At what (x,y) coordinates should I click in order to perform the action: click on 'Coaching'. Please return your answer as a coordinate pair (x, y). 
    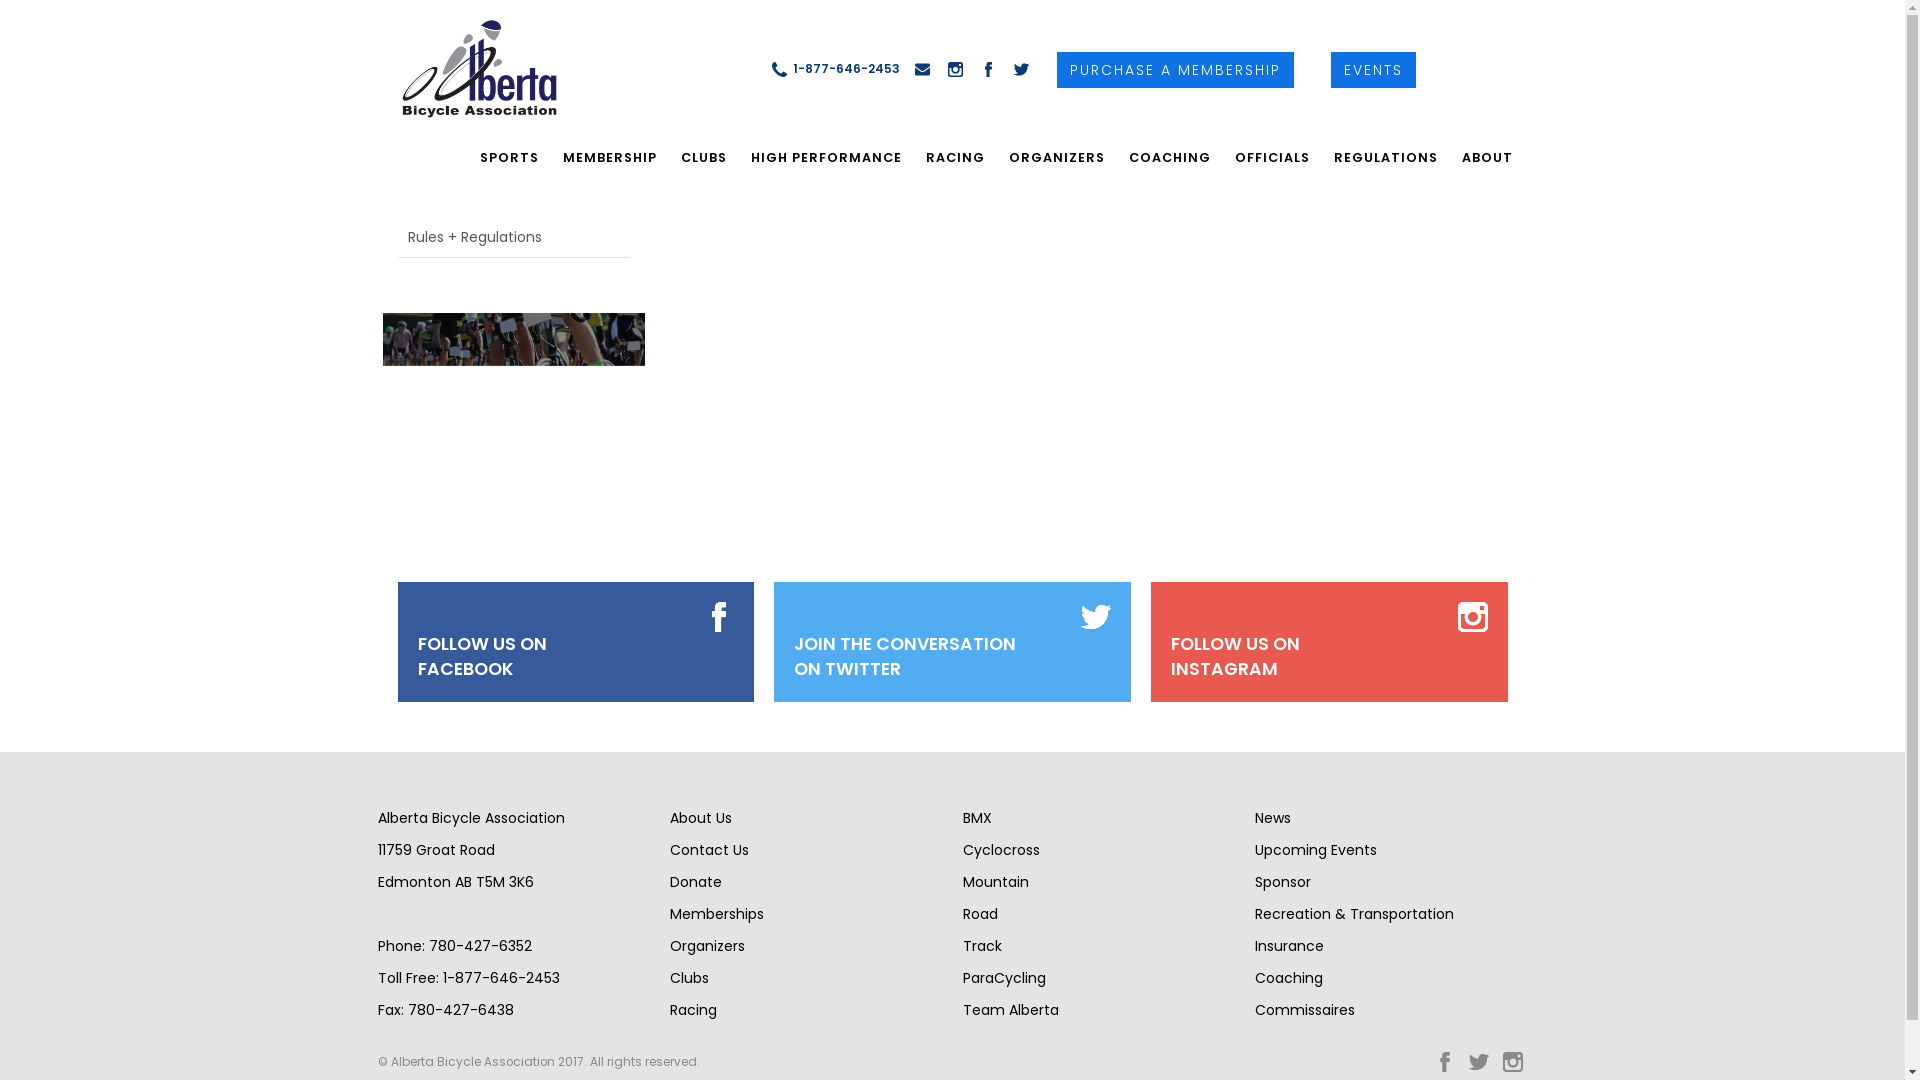
    Looking at the image, I should click on (1253, 977).